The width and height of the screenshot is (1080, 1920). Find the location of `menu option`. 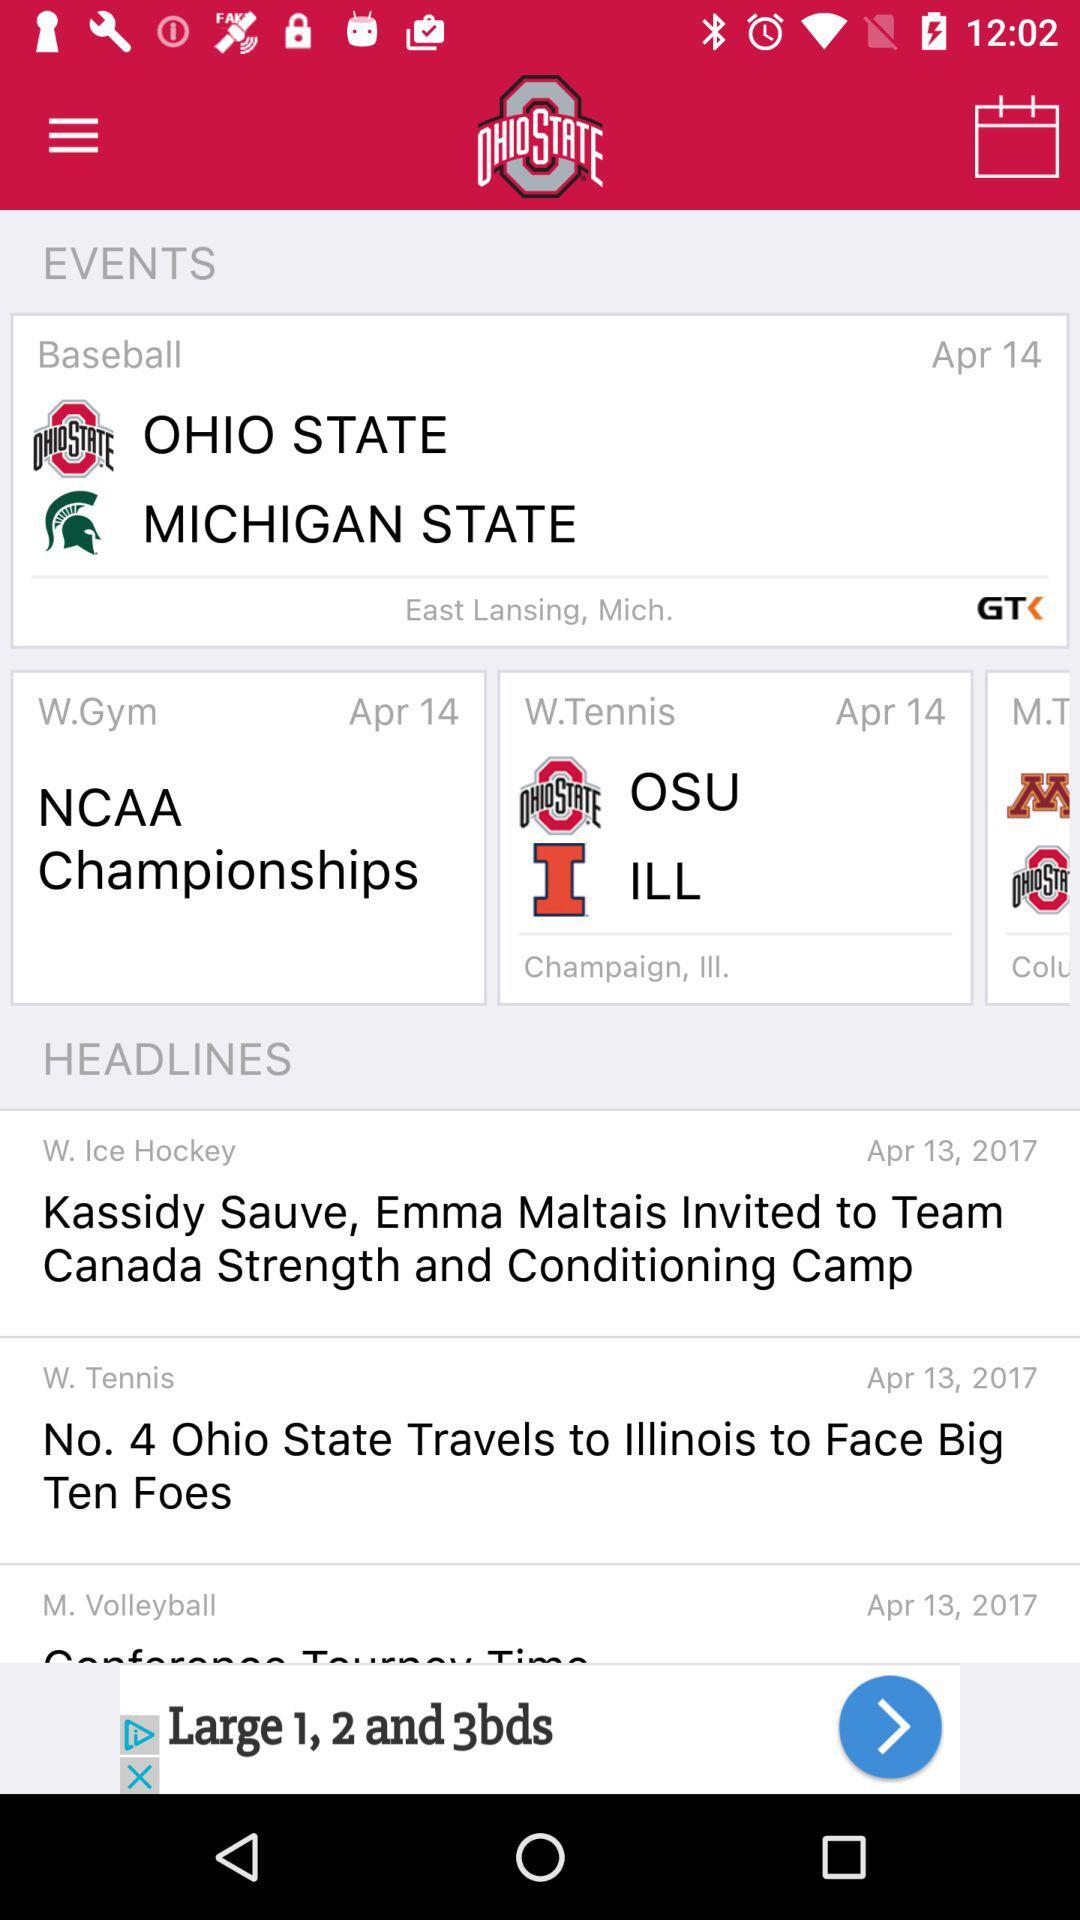

menu option is located at coordinates (72, 135).